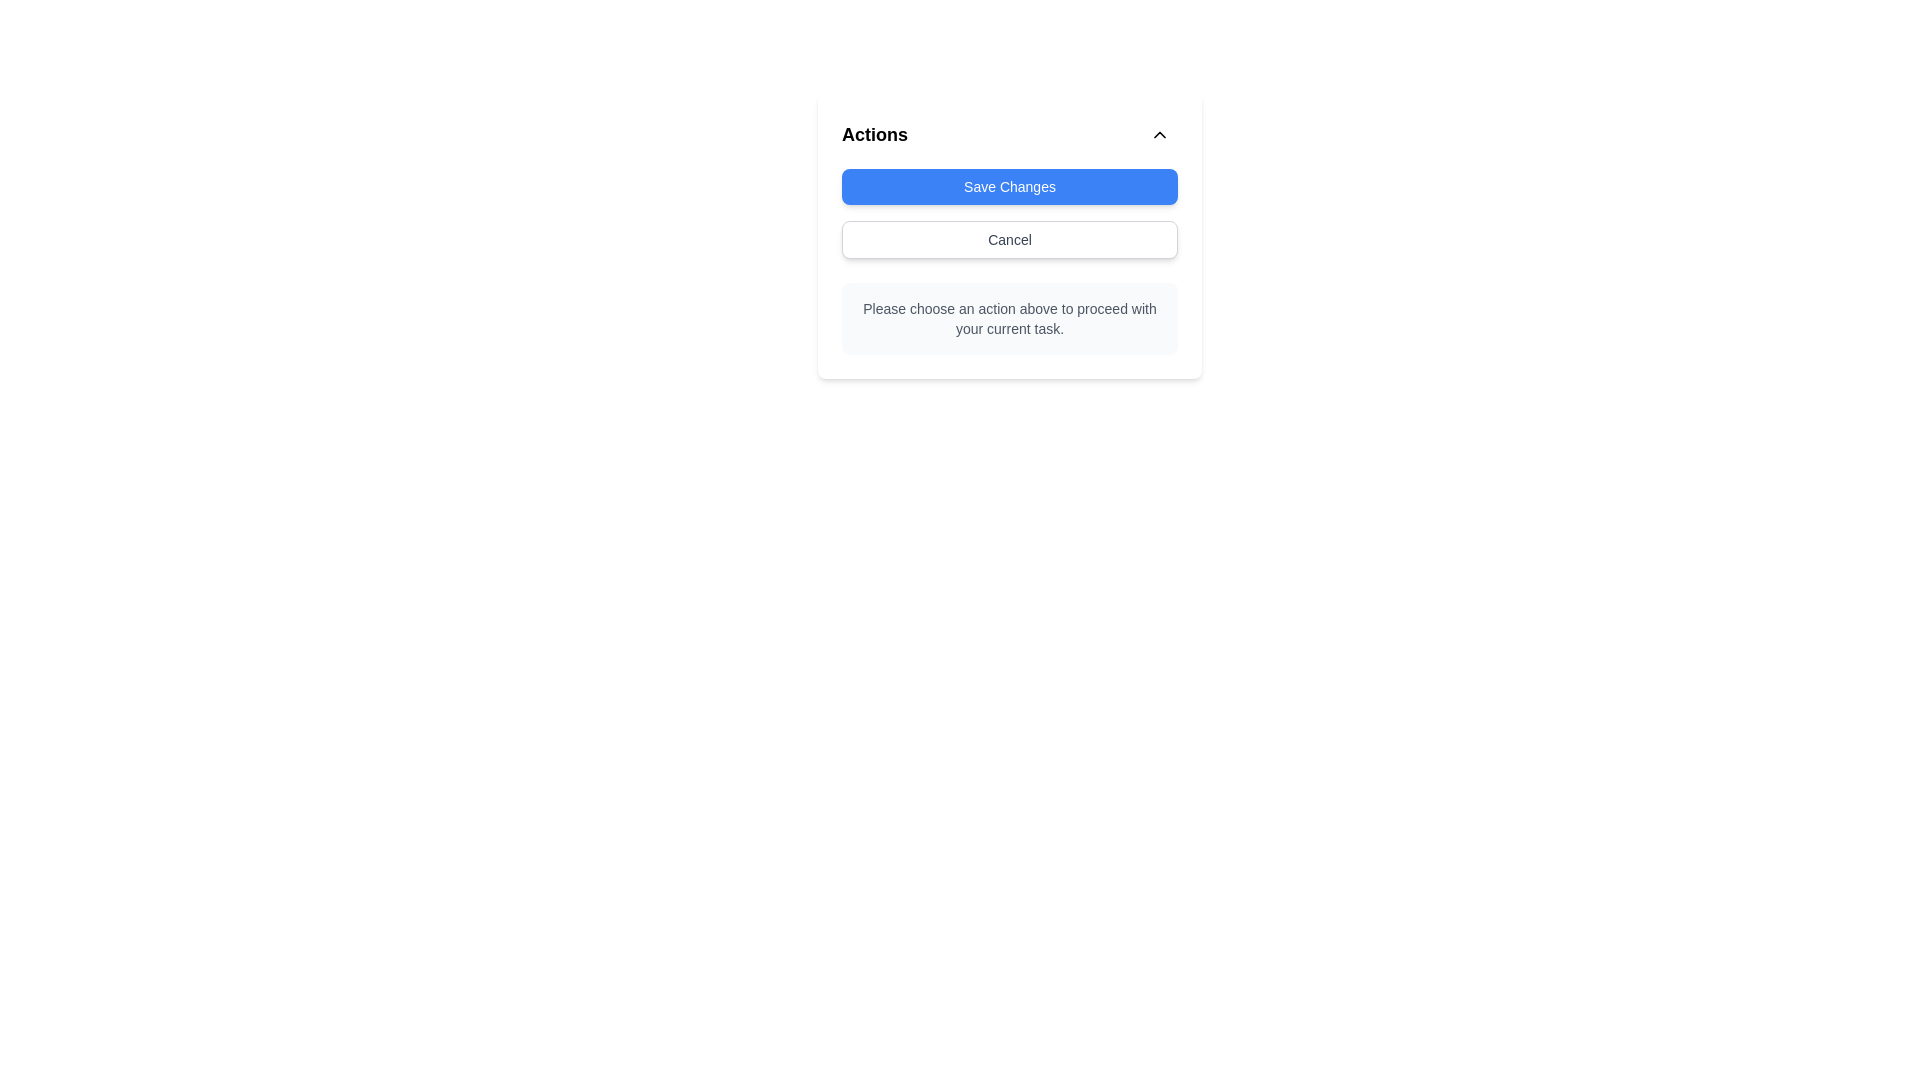  Describe the element at coordinates (1009, 318) in the screenshot. I see `the static text label displaying 'Please choose an action above to proceed with your current task.' which is centrally aligned within the 'Actions' section of the card-like interface` at that location.